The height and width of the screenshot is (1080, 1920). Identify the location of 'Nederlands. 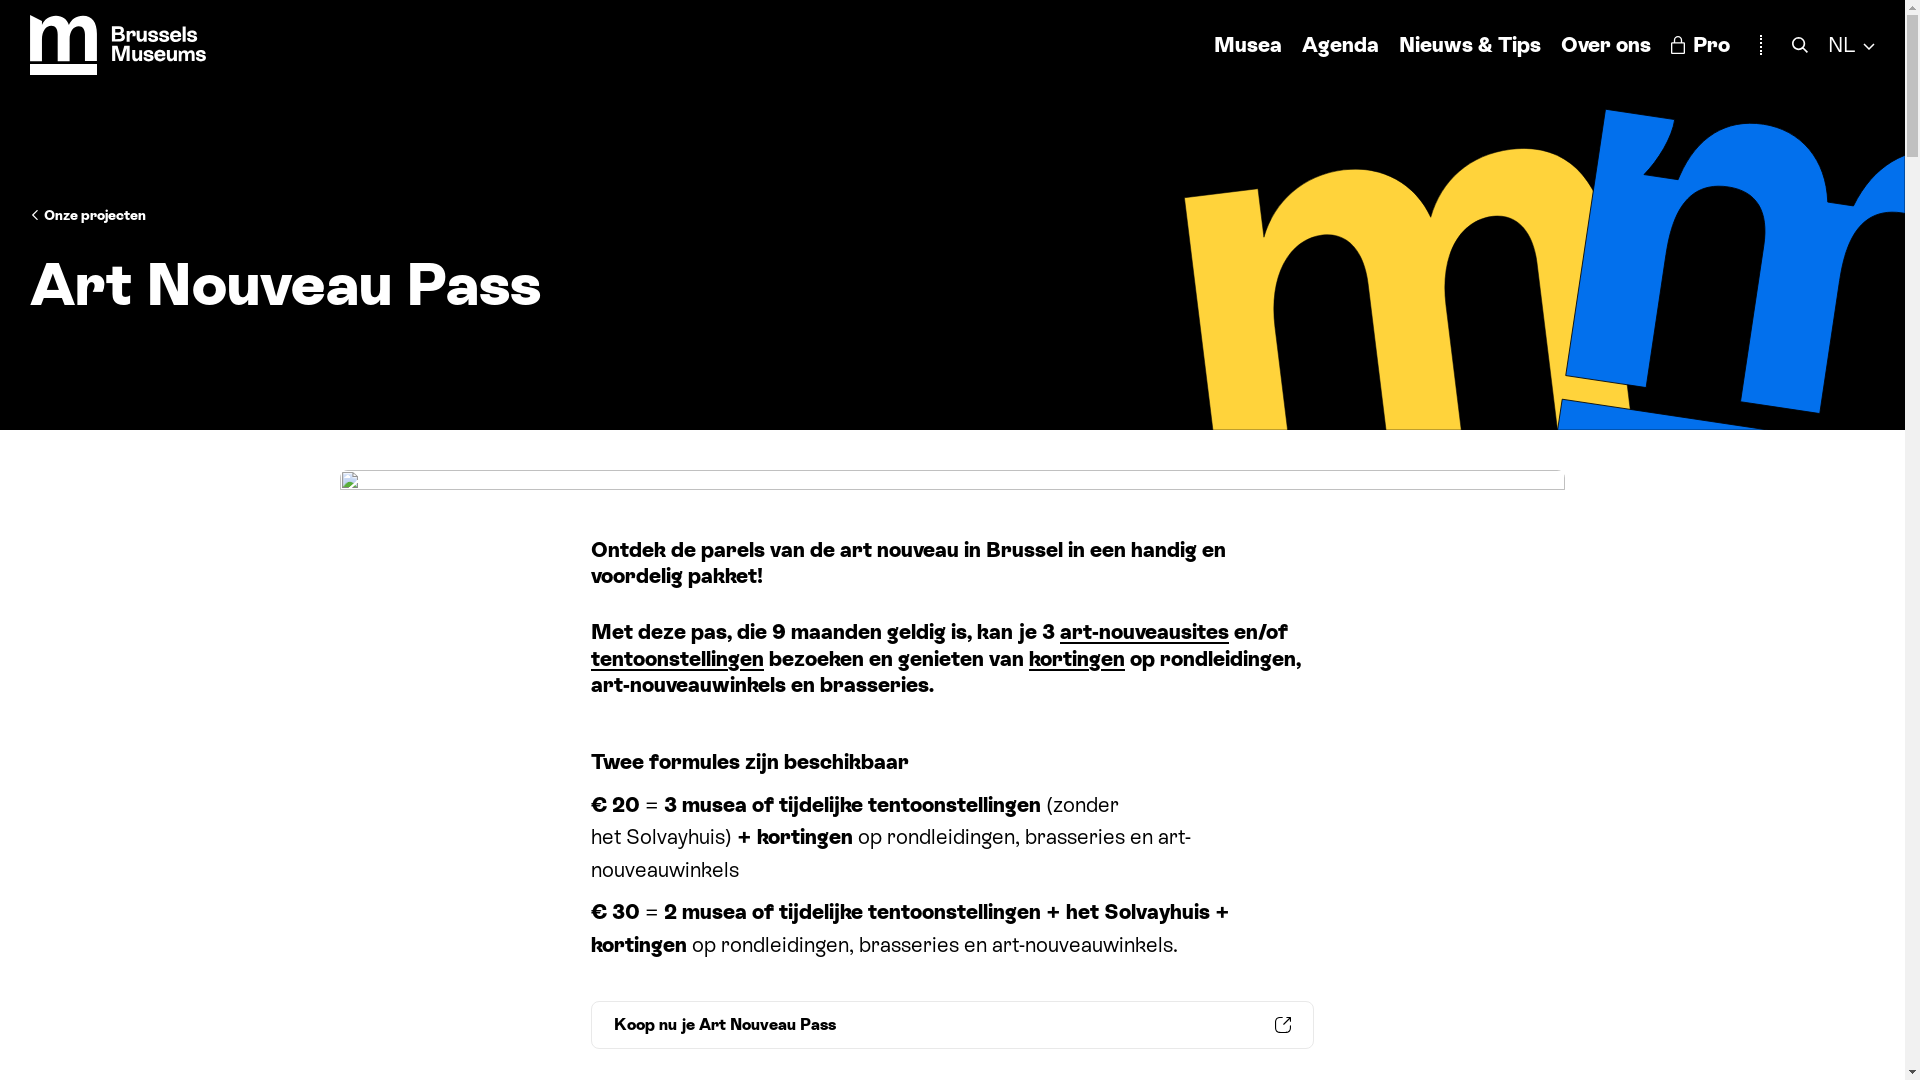
(1828, 44).